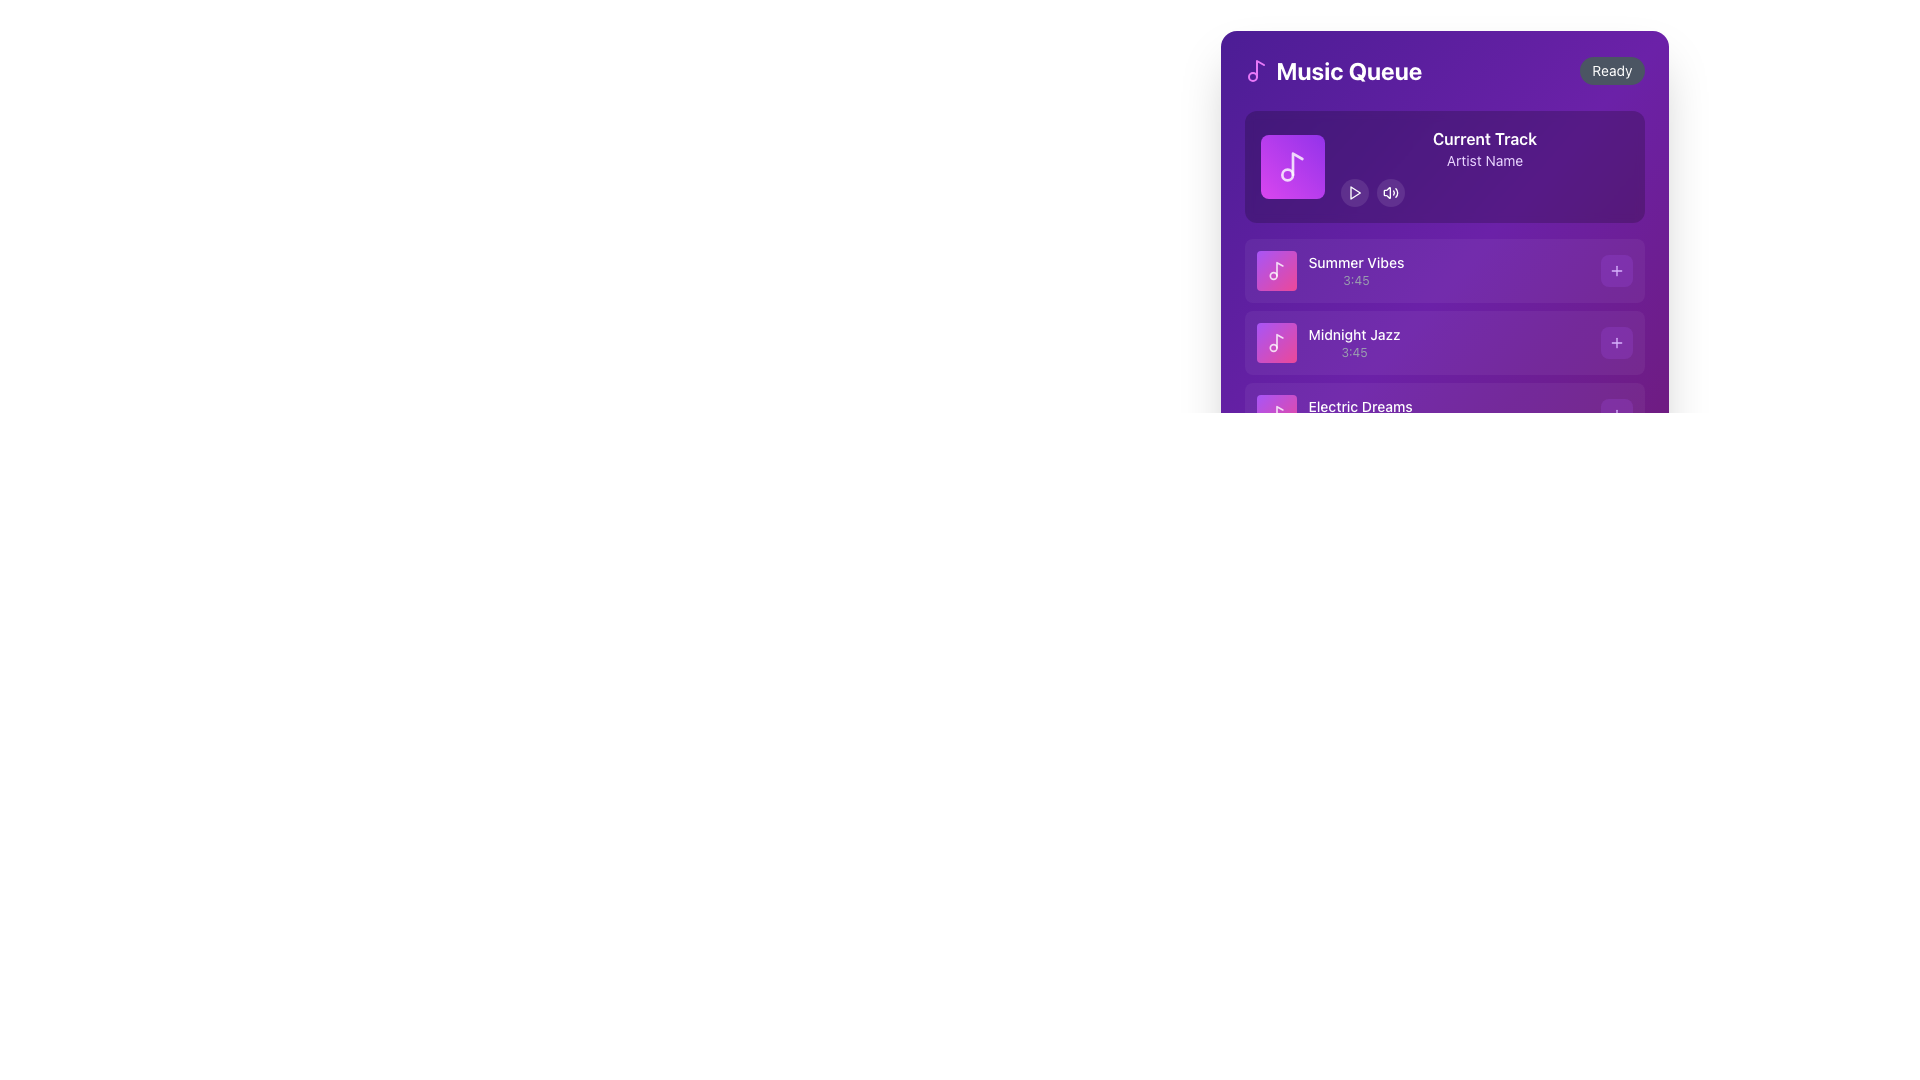 This screenshot has height=1080, width=1920. What do you see at coordinates (1484, 192) in the screenshot?
I see `the play button in the 'Current Track' section` at bounding box center [1484, 192].